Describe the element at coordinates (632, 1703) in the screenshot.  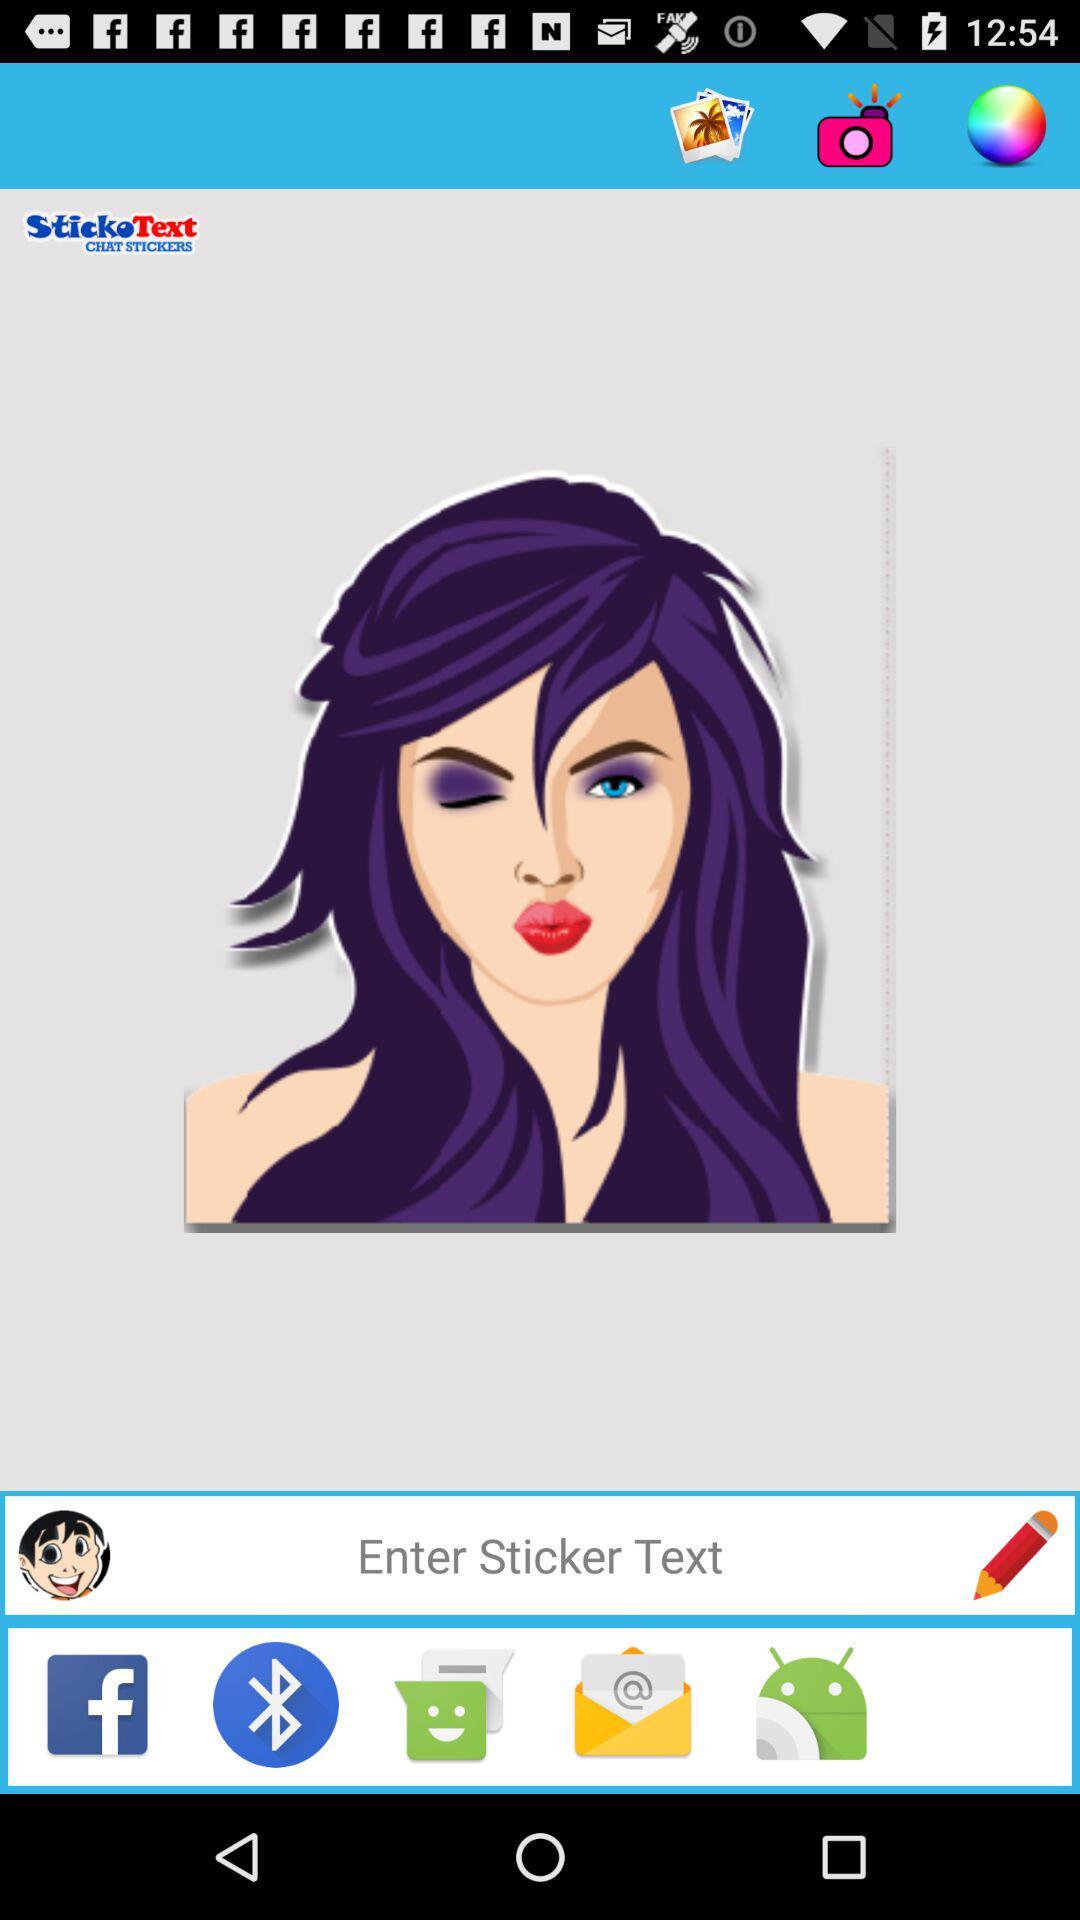
I see `see messages` at that location.